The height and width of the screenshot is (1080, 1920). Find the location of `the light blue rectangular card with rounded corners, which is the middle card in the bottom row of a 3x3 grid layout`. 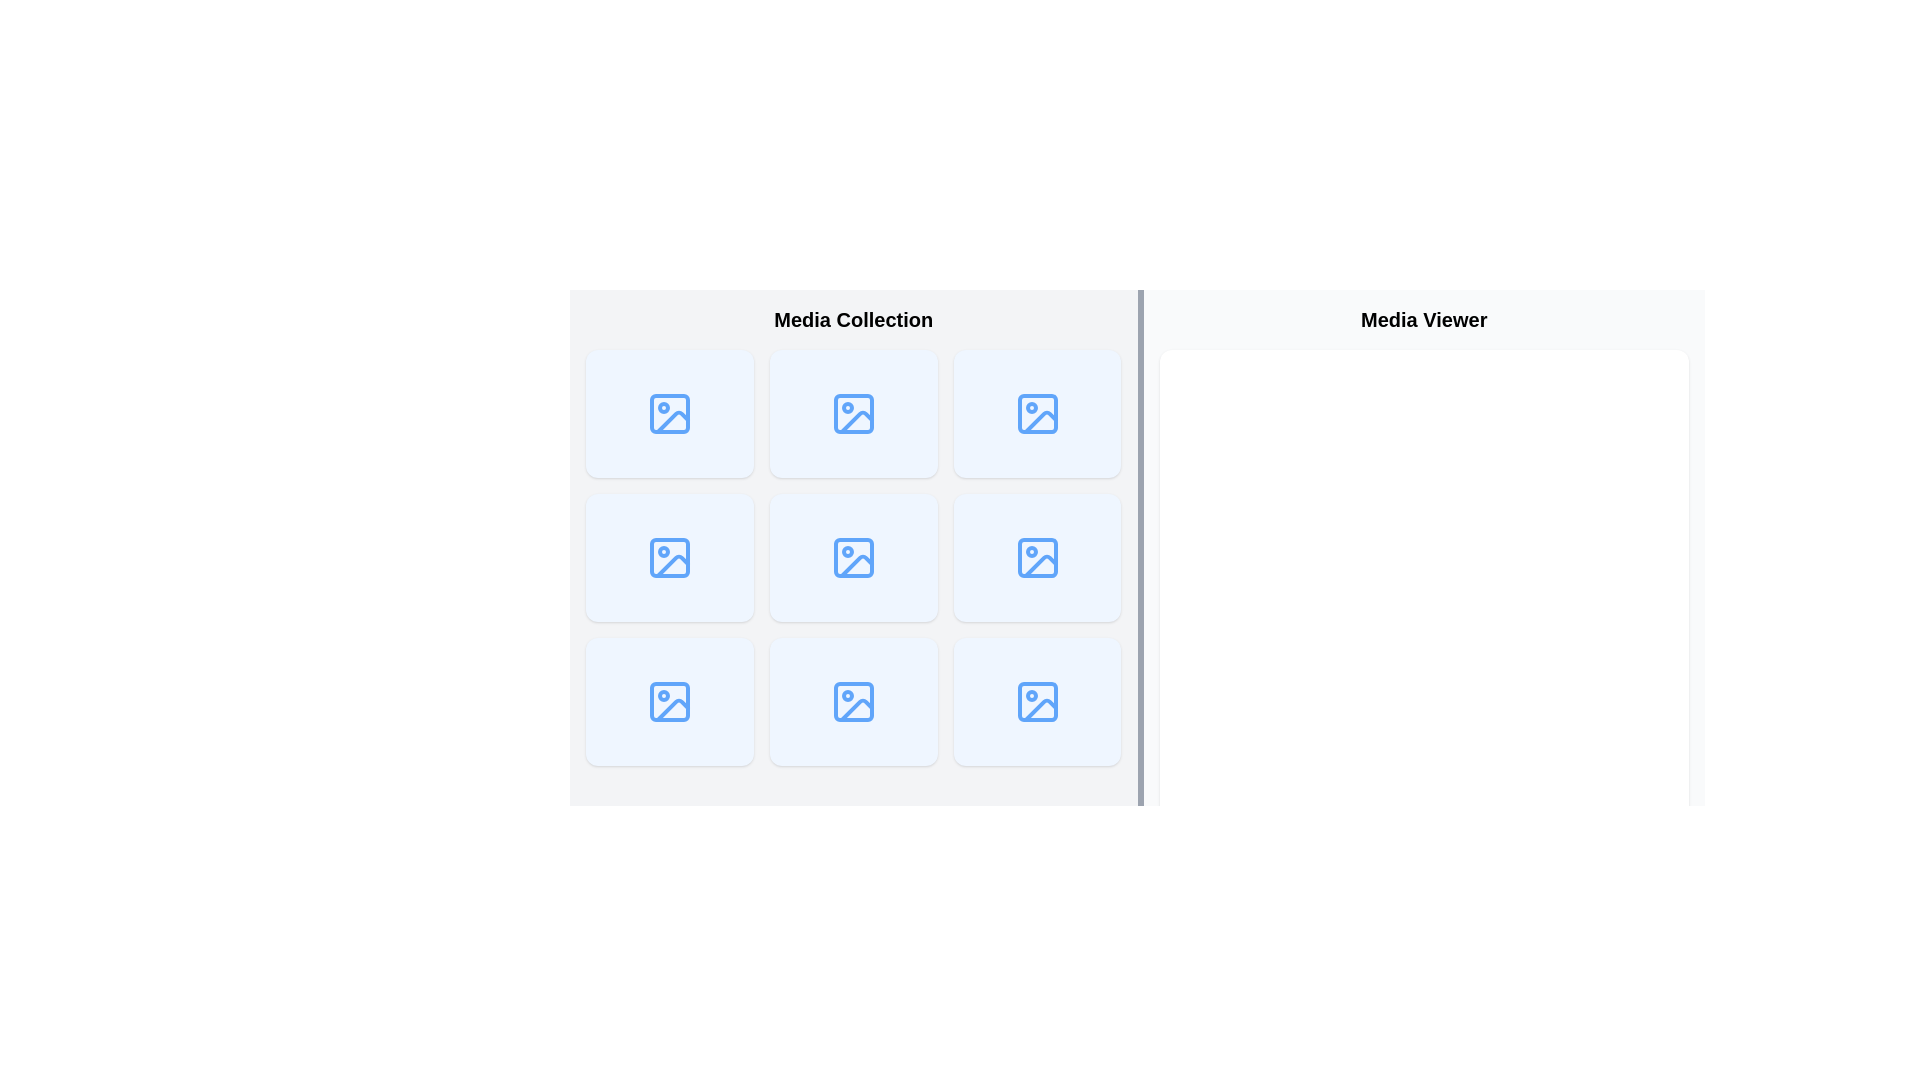

the light blue rectangular card with rounded corners, which is the middle card in the bottom row of a 3x3 grid layout is located at coordinates (853, 701).